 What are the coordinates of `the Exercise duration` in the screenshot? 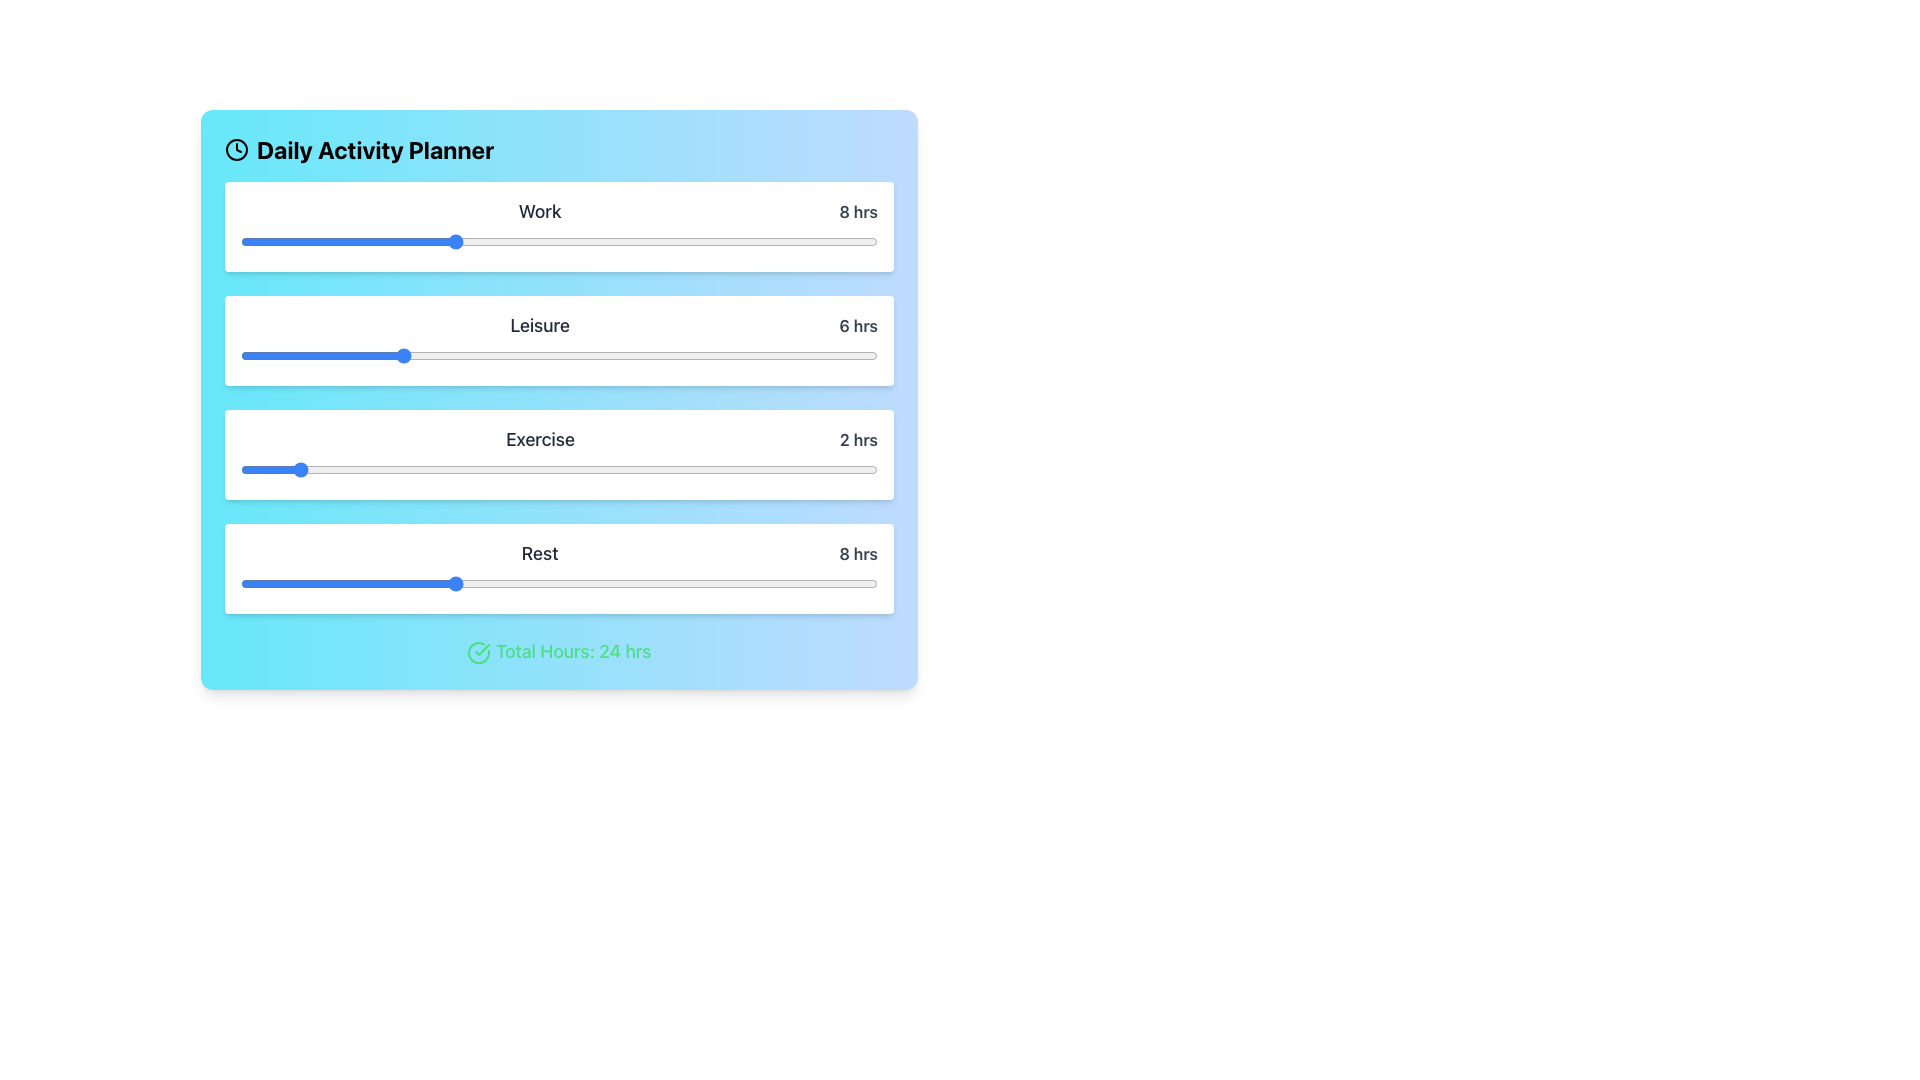 It's located at (611, 470).